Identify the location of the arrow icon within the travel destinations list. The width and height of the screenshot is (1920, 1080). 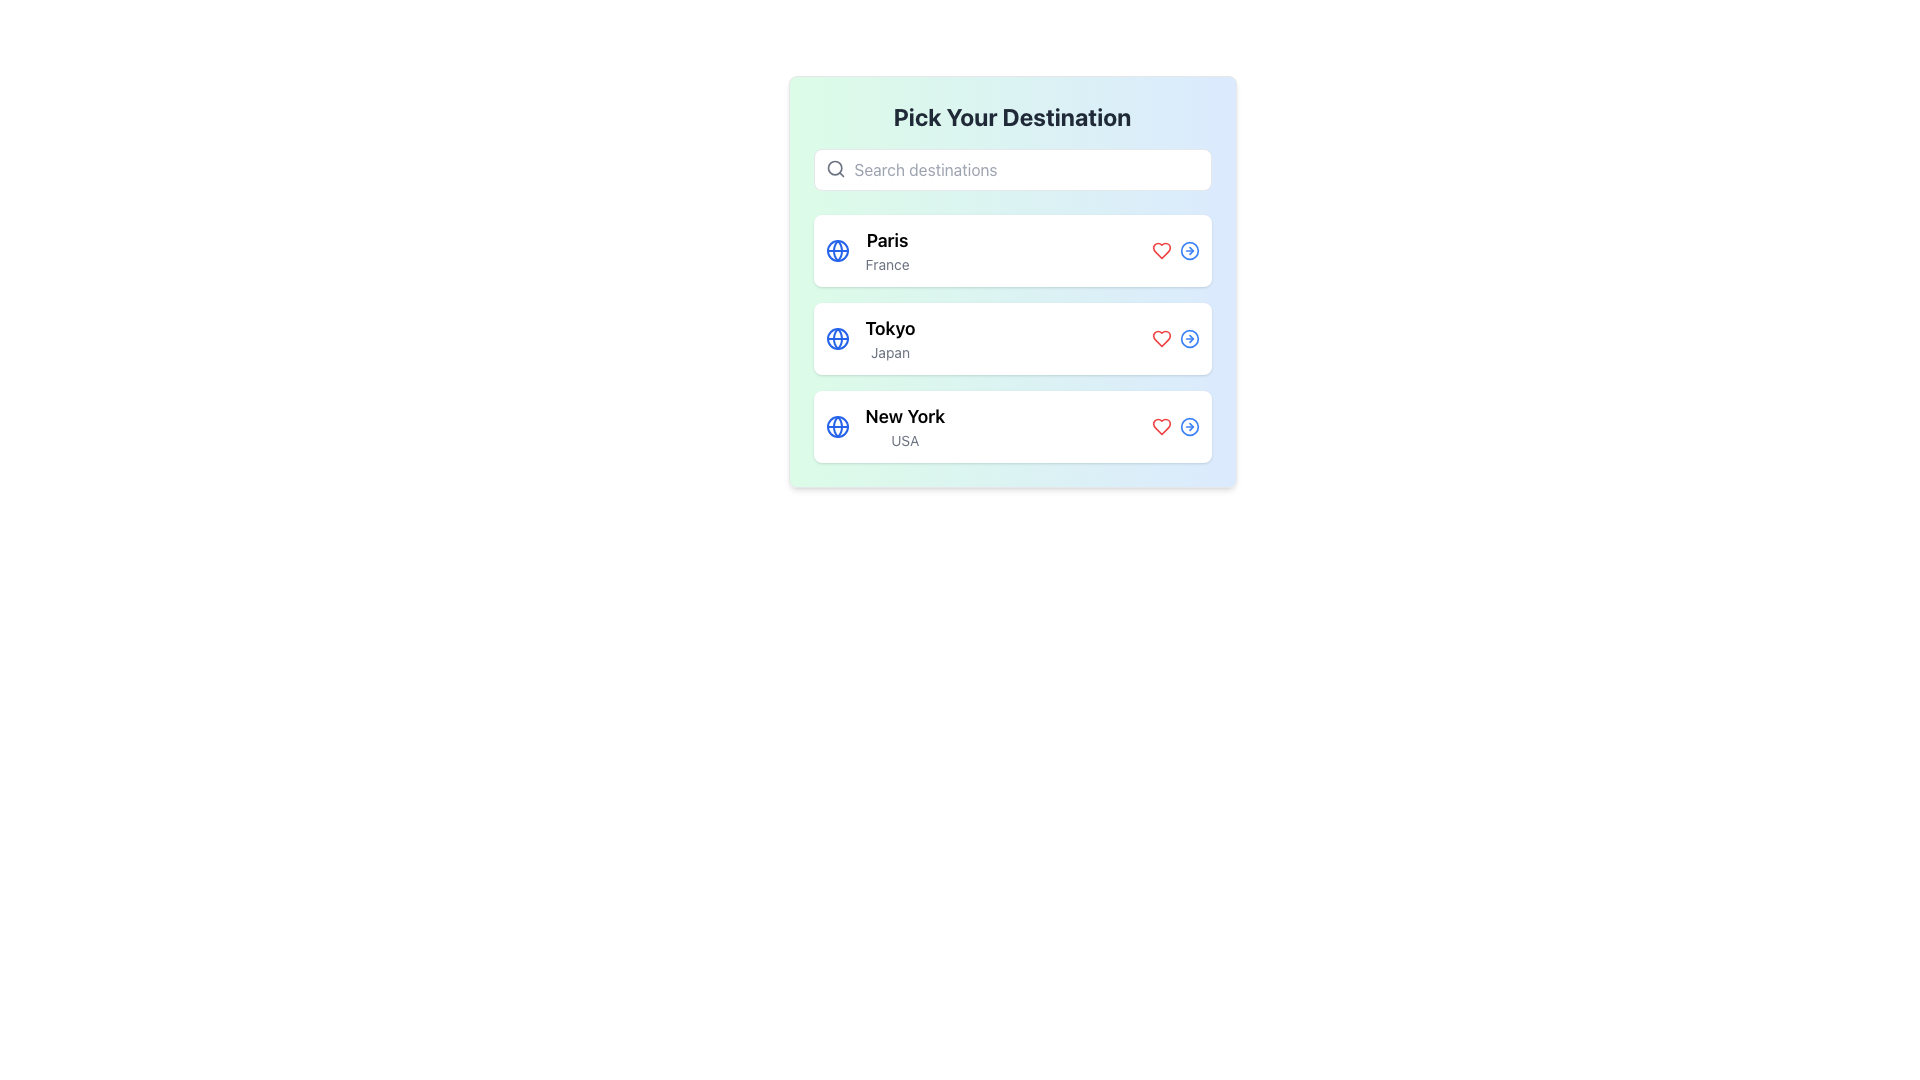
(1012, 281).